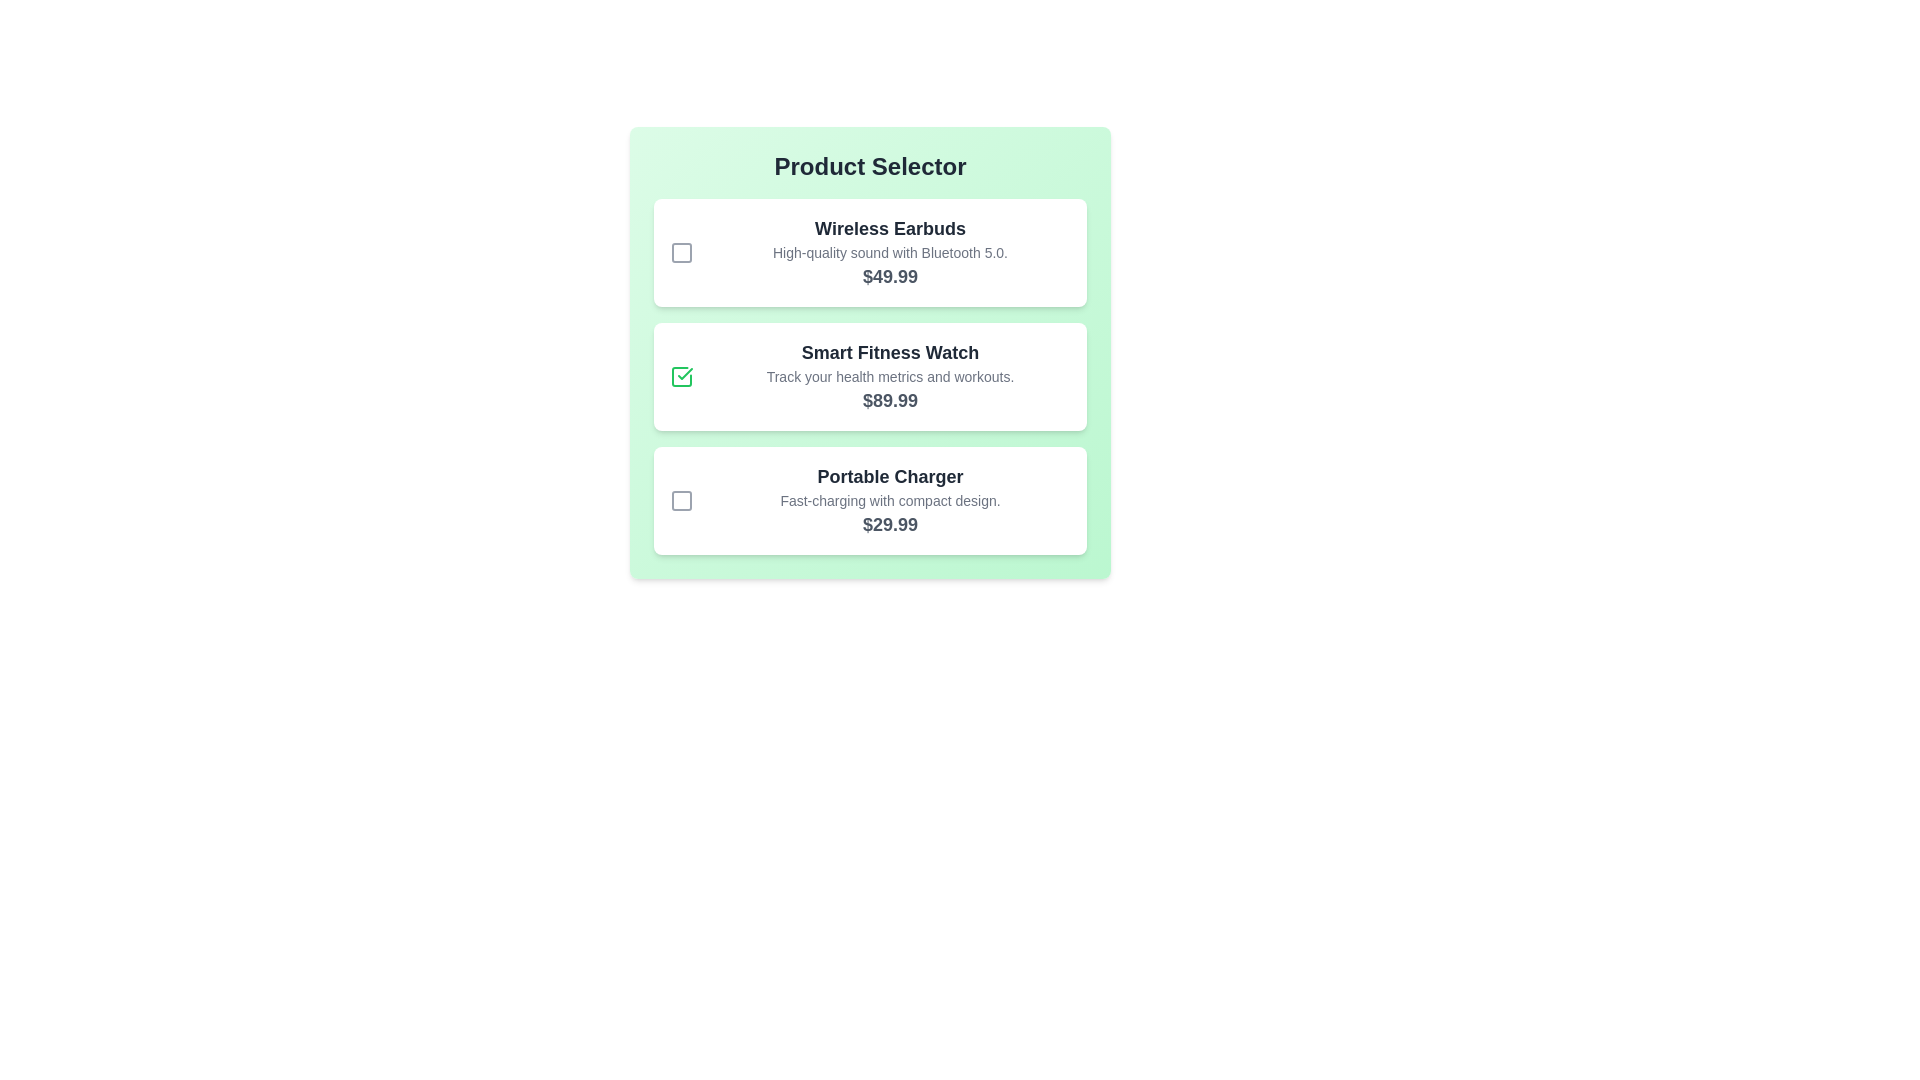 This screenshot has height=1080, width=1920. I want to click on the product Smart Fitness Watch by clicking its checkbox, so click(681, 377).